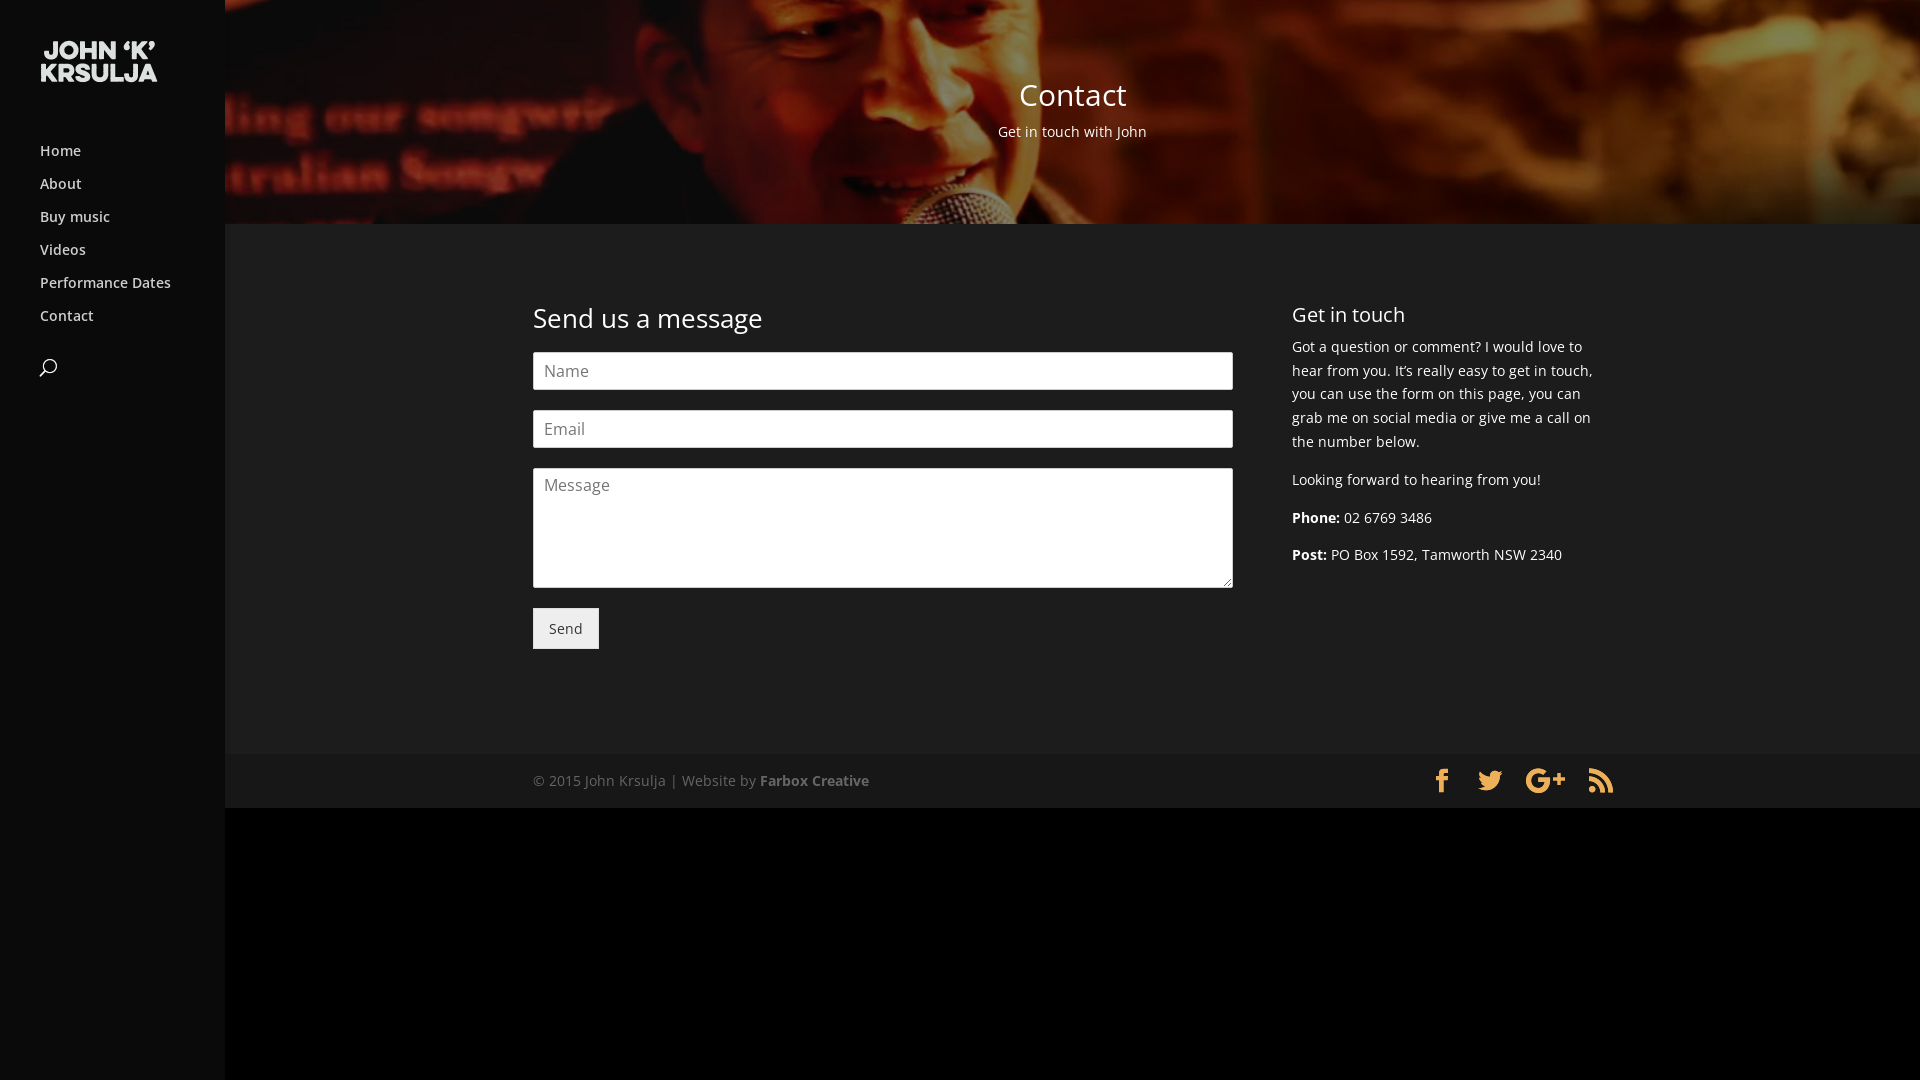 The height and width of the screenshot is (1080, 1920). I want to click on 'About', so click(39, 193).